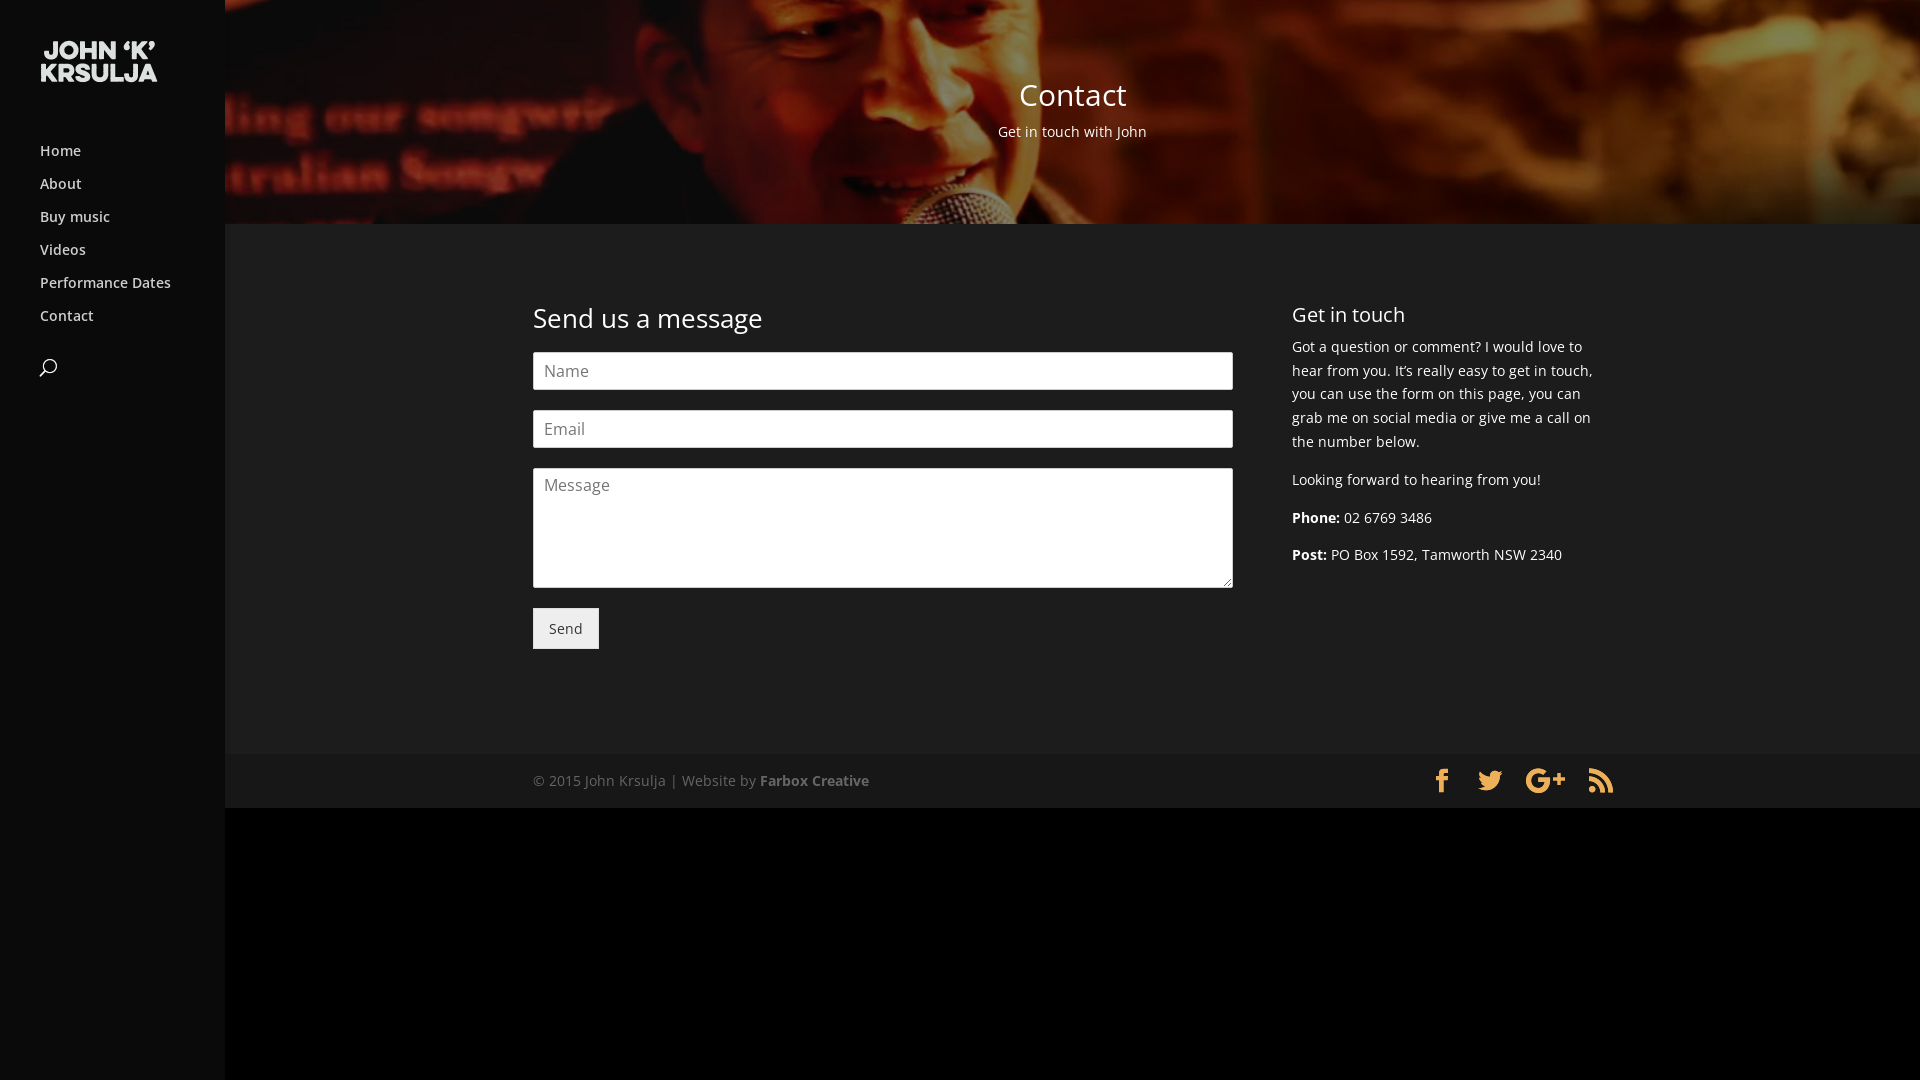 The height and width of the screenshot is (1080, 1920). I want to click on 'About', so click(39, 193).